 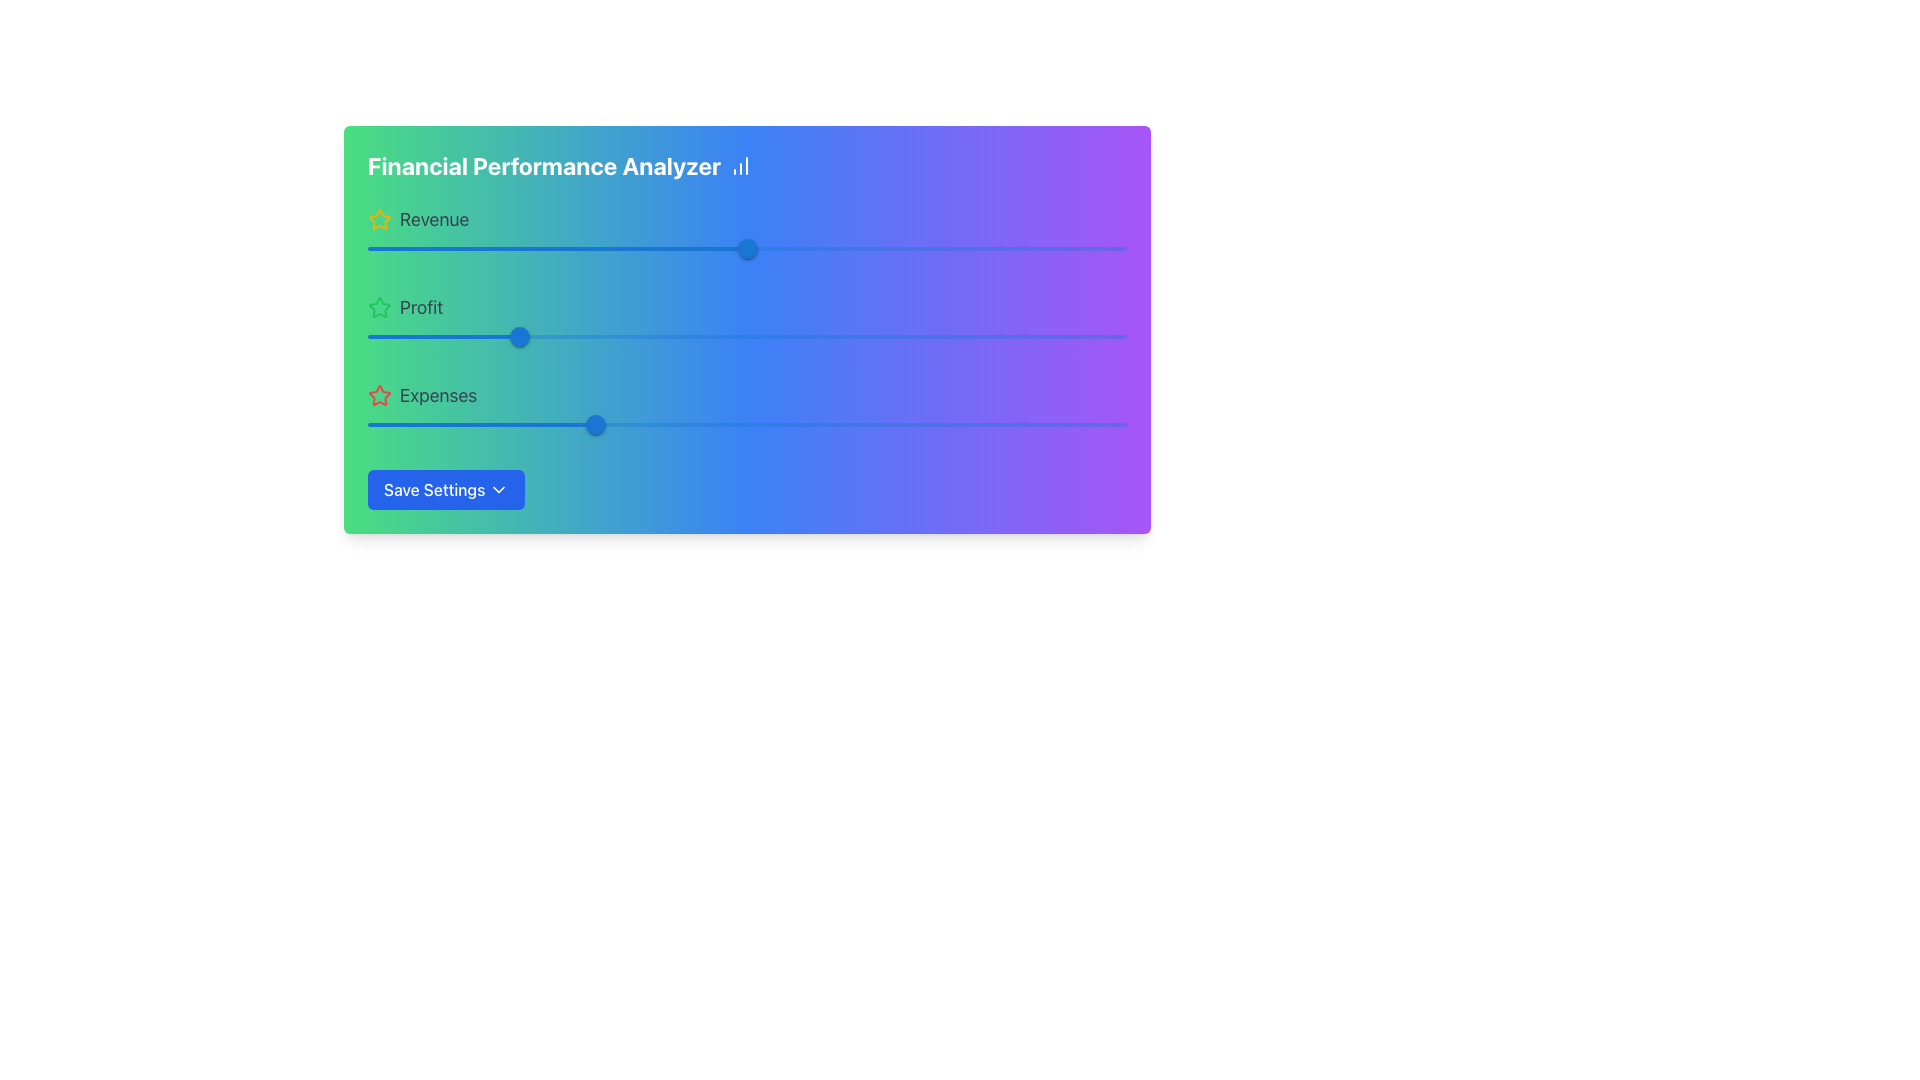 I want to click on the Text header with an accompanying icon at the top-center of the colorful gradient card that serves as the title for the financial performance analyzer interface, so click(x=746, y=164).